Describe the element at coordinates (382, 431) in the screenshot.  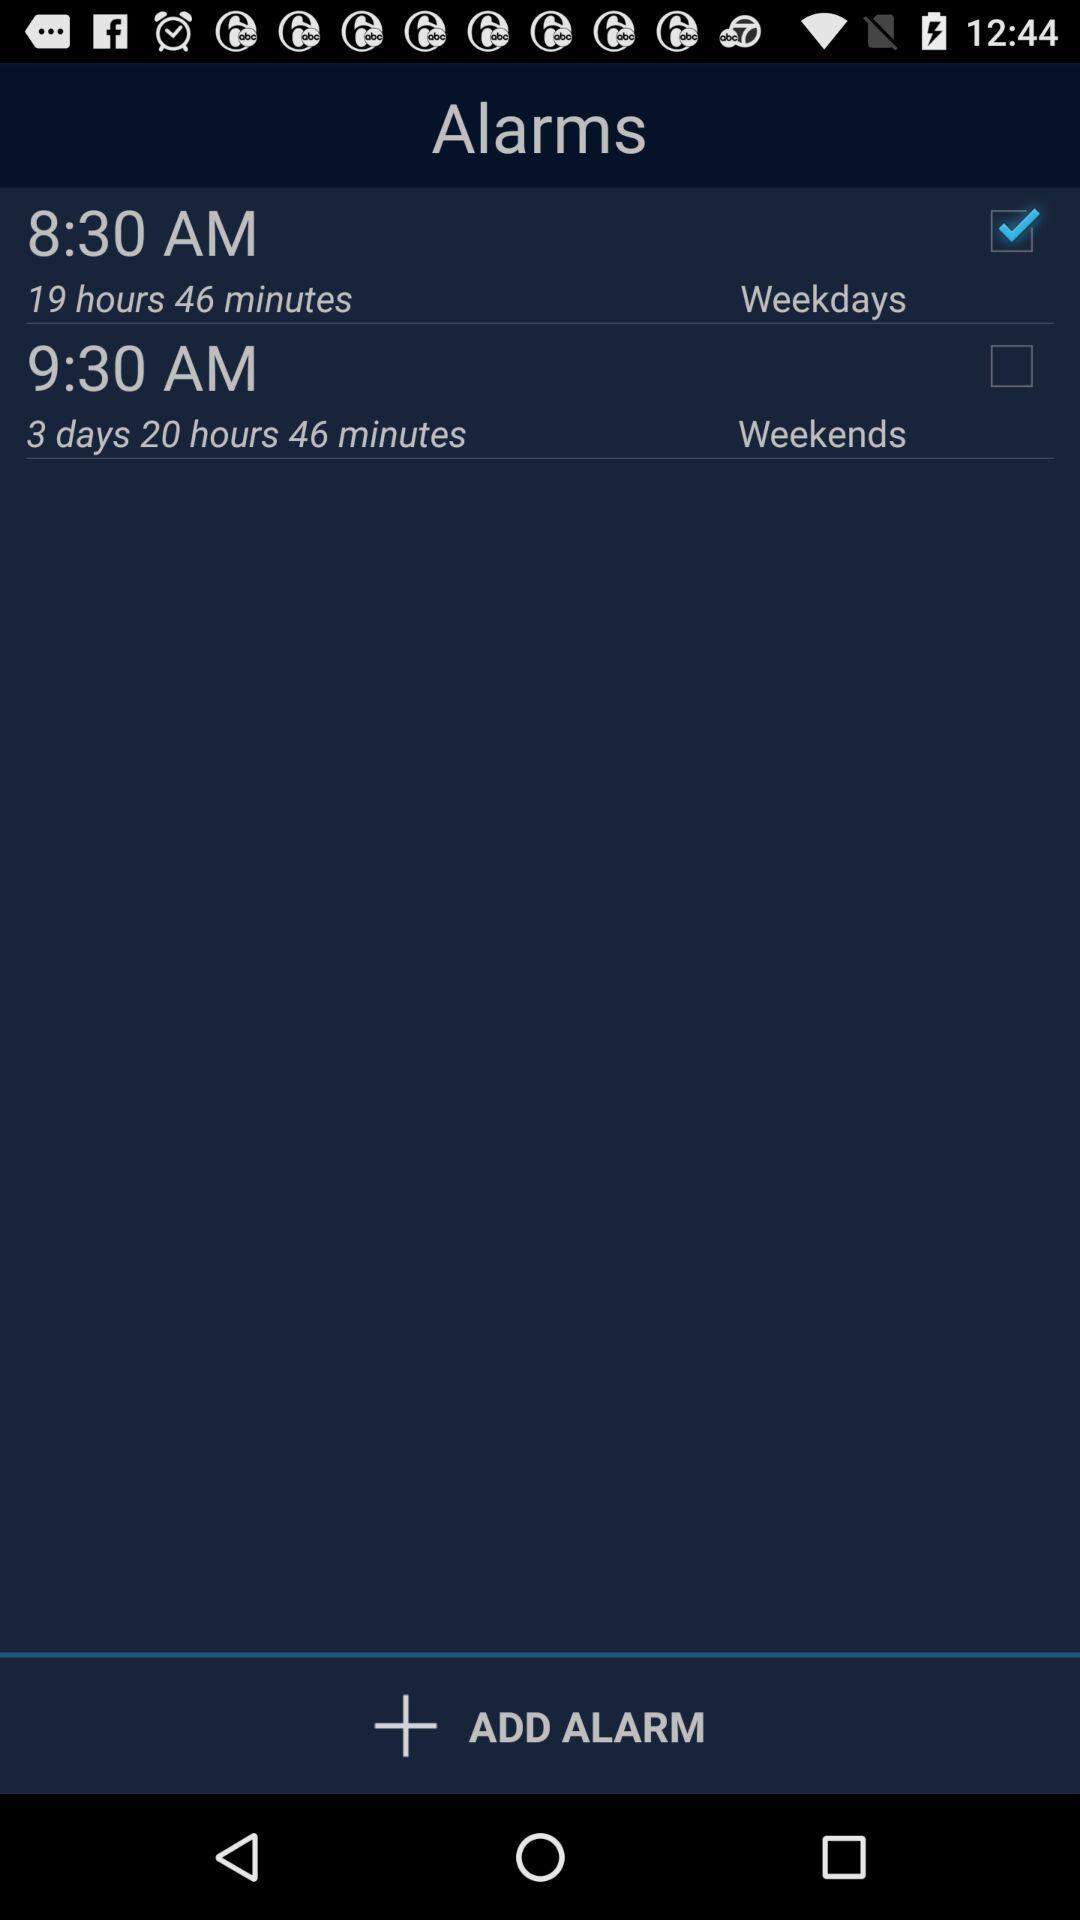
I see `the app next to weekends item` at that location.